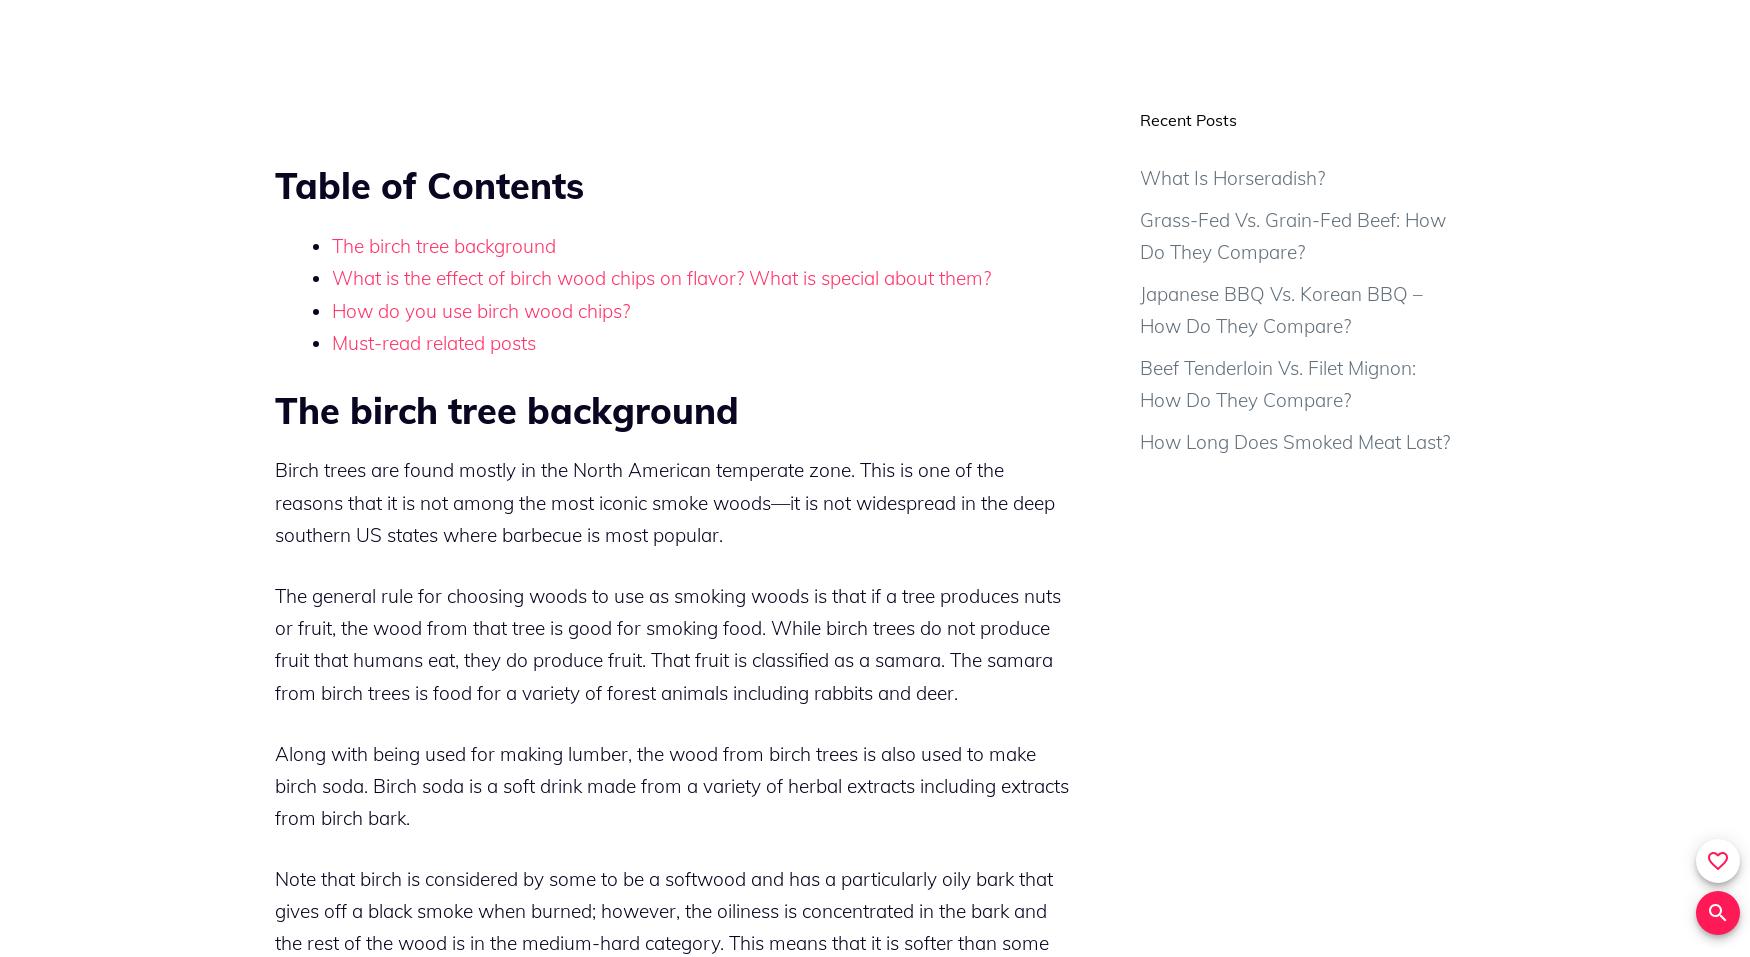  What do you see at coordinates (481, 309) in the screenshot?
I see `'How do you use birch wood chips?'` at bounding box center [481, 309].